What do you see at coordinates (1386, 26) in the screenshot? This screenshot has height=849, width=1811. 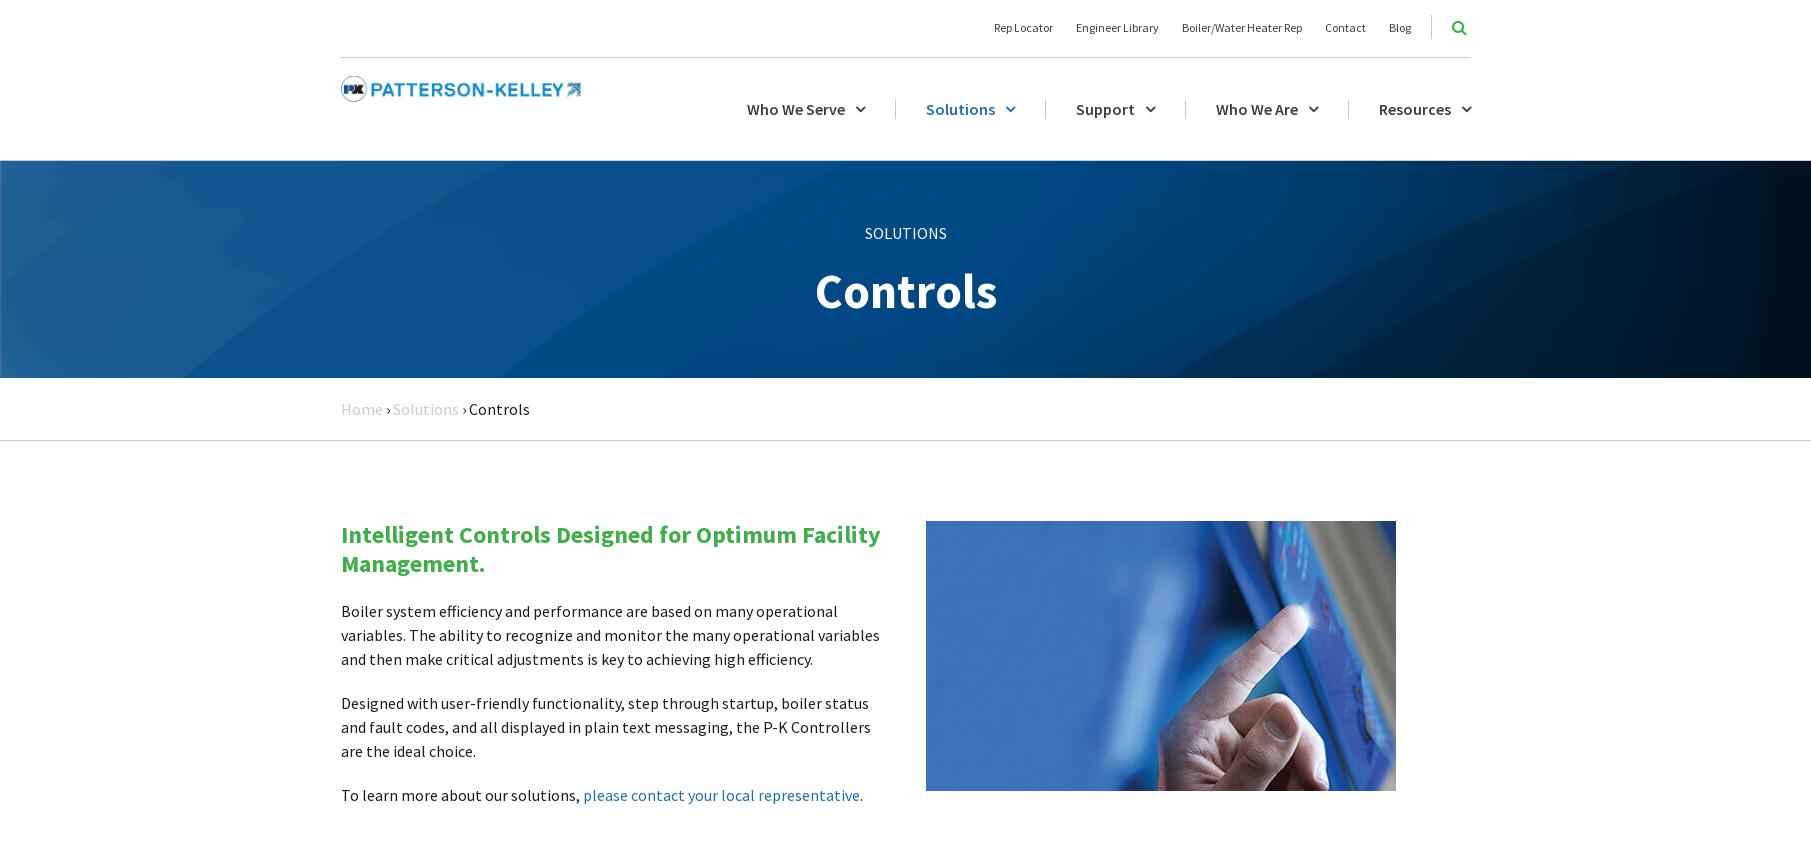 I see `'Blog'` at bounding box center [1386, 26].